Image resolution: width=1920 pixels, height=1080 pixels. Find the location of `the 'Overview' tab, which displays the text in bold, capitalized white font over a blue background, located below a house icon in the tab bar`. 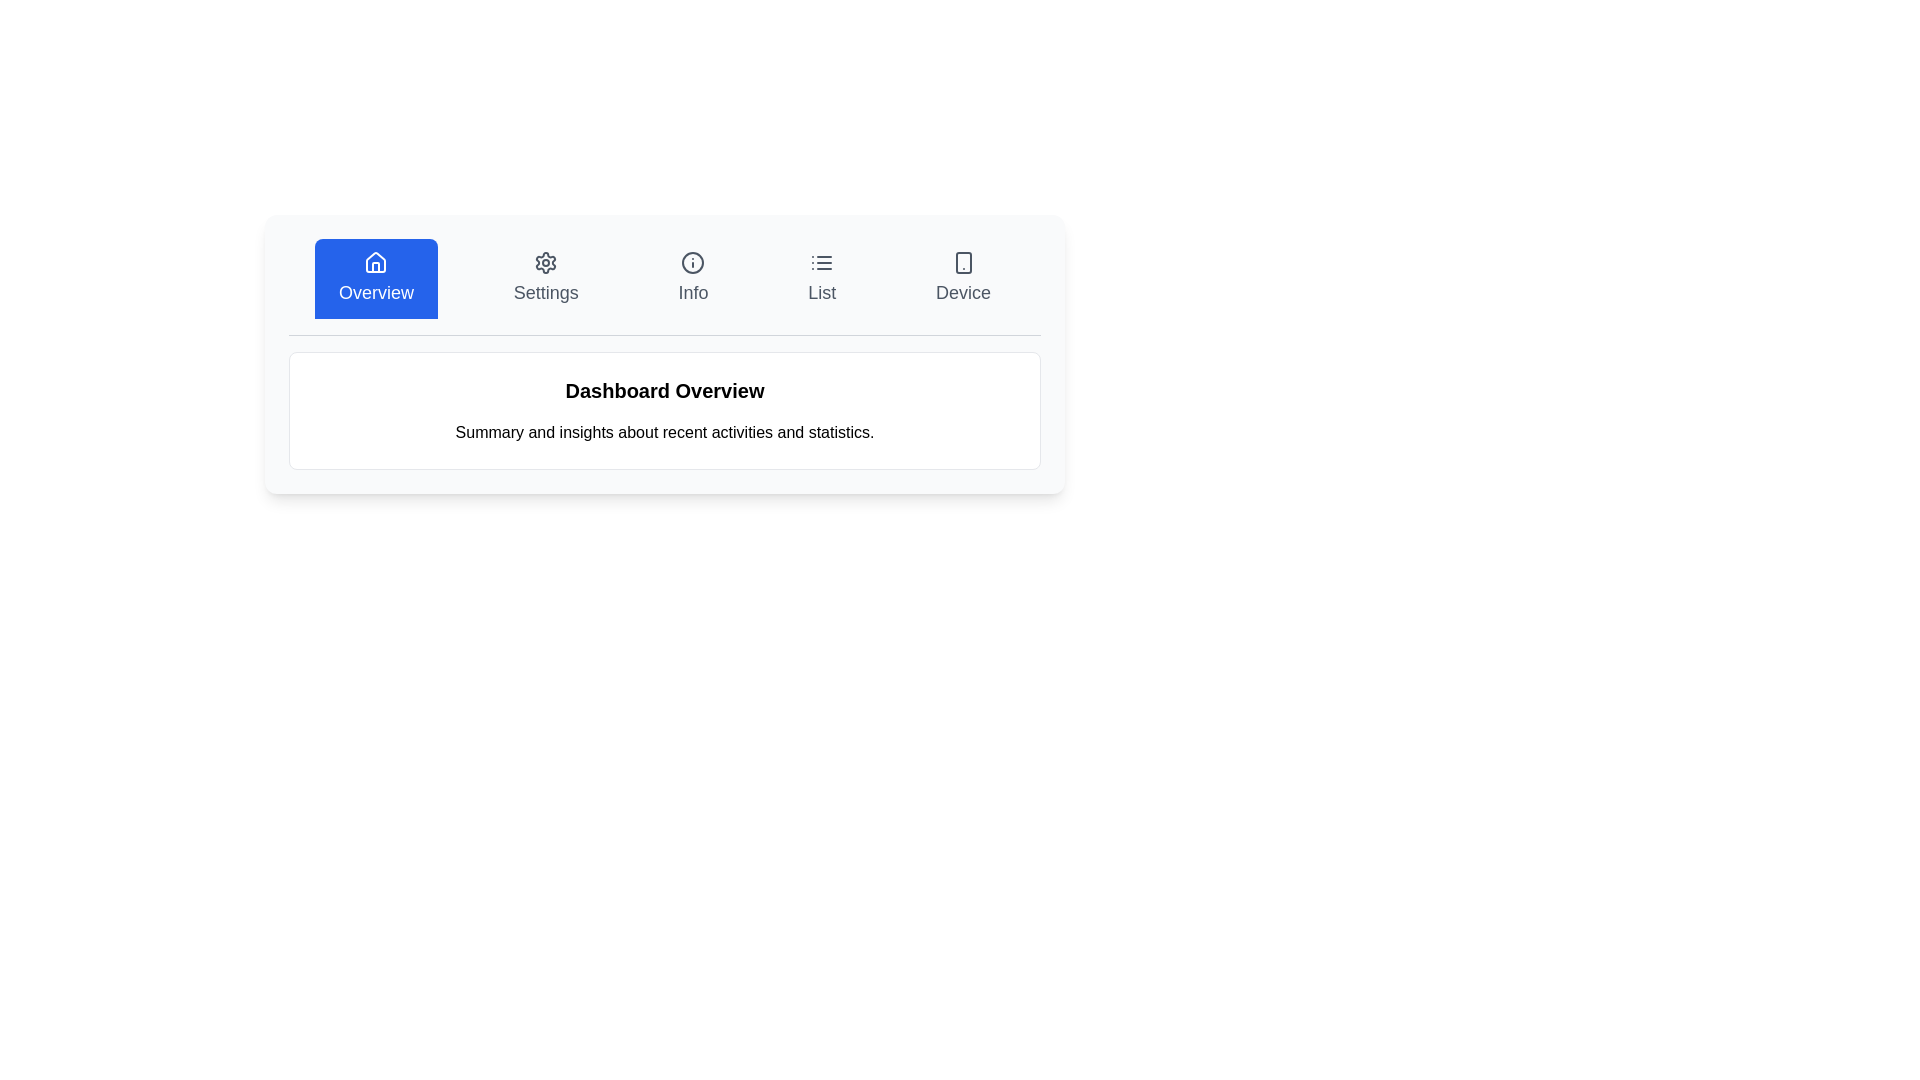

the 'Overview' tab, which displays the text in bold, capitalized white font over a blue background, located below a house icon in the tab bar is located at coordinates (376, 293).